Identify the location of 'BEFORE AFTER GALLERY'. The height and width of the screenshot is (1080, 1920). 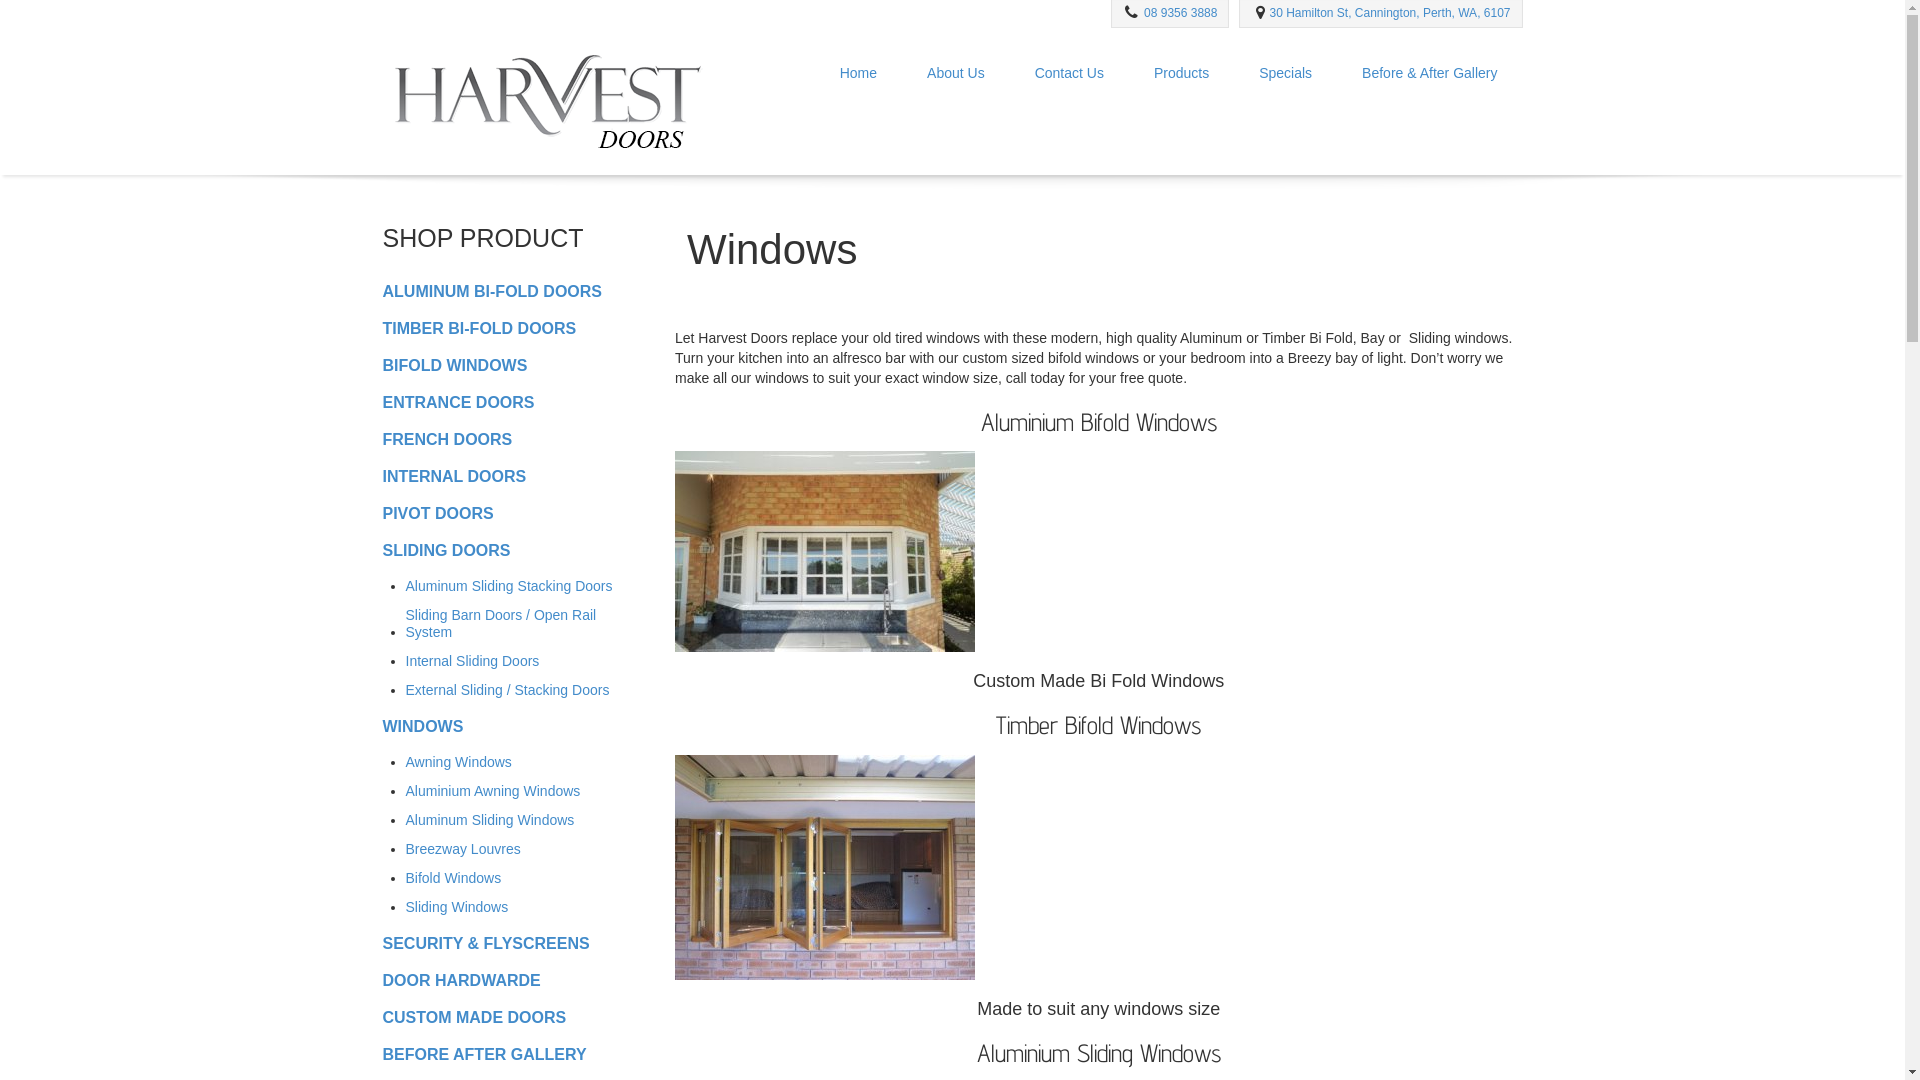
(484, 1053).